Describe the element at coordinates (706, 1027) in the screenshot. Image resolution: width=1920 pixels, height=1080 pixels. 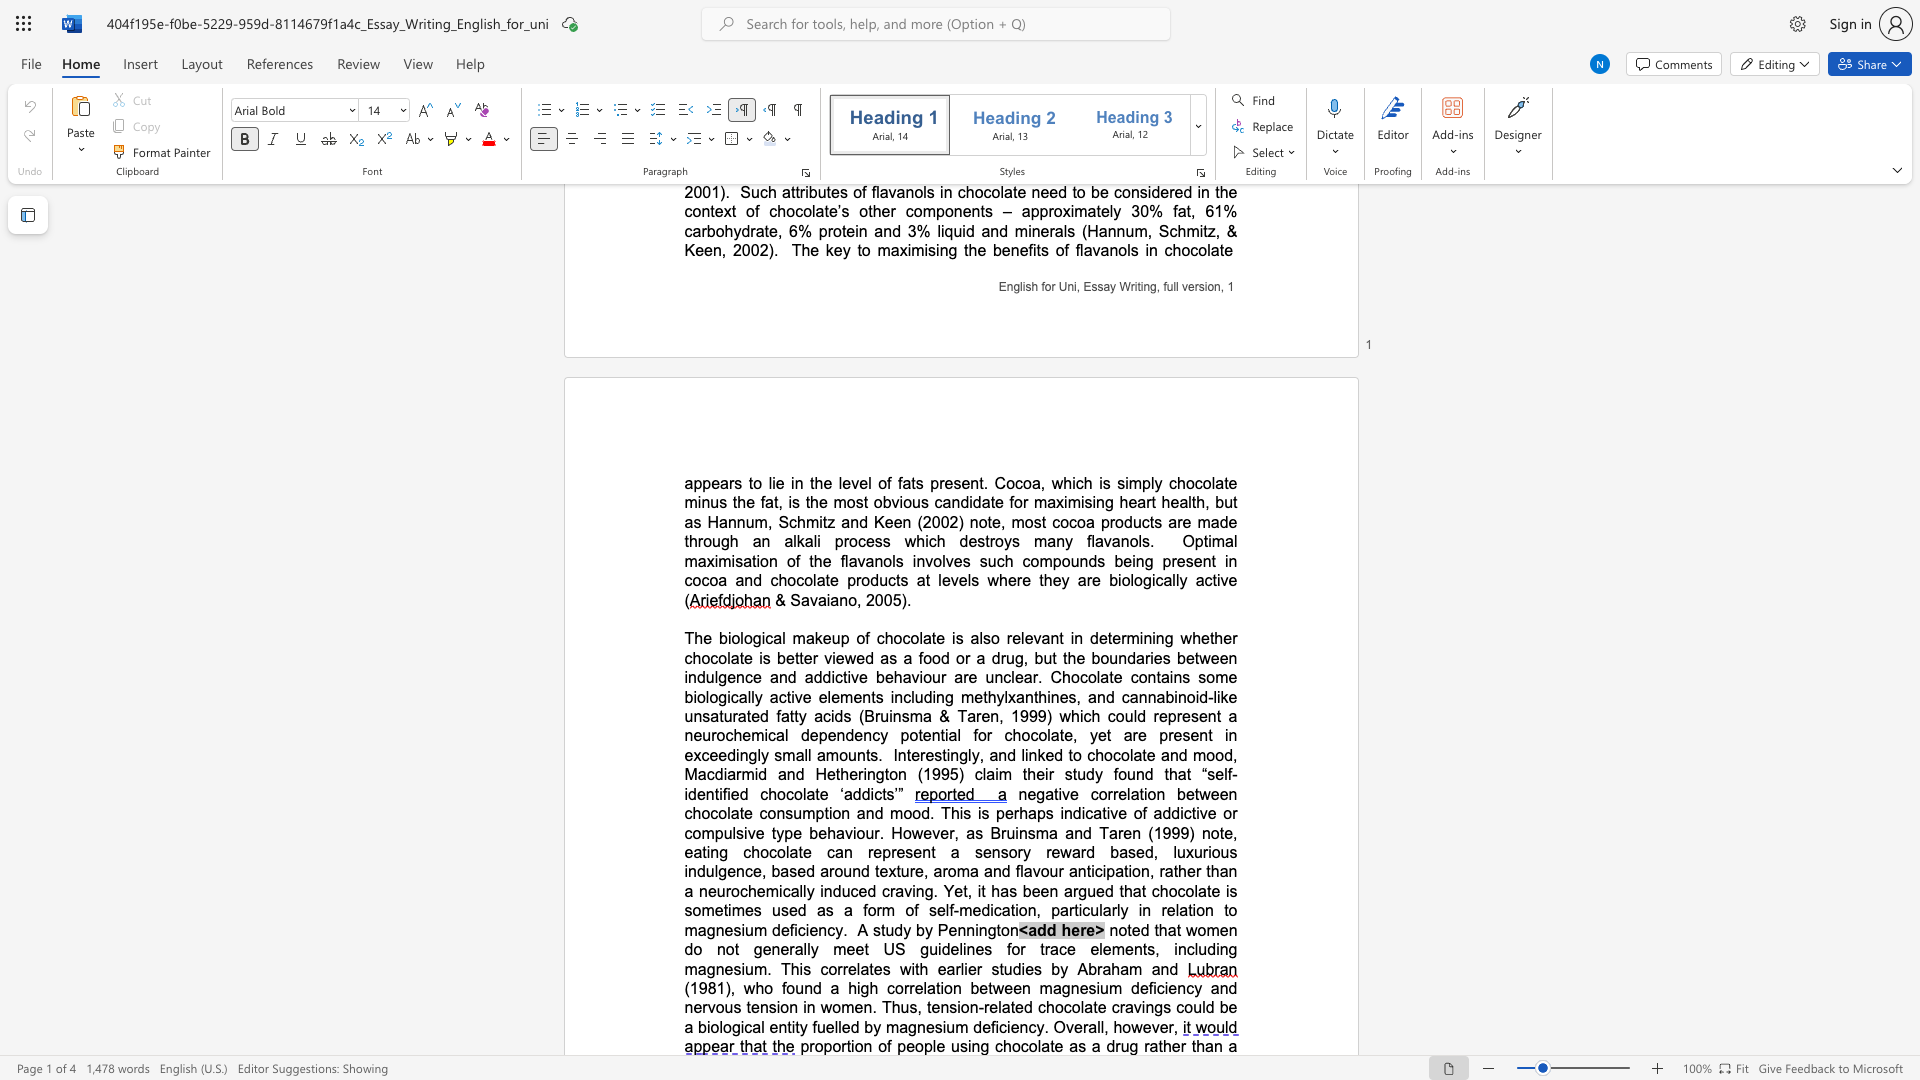
I see `the subset text "iological entity fuelled by magnesium deficienc" within the text "(1981), who found a high correlation between magnesium deficiency and nervous tension in women. Thus, tension-related chocolate cravings could be a biological entity fuelled by magnesium deficiency. Overall, however,"` at that location.